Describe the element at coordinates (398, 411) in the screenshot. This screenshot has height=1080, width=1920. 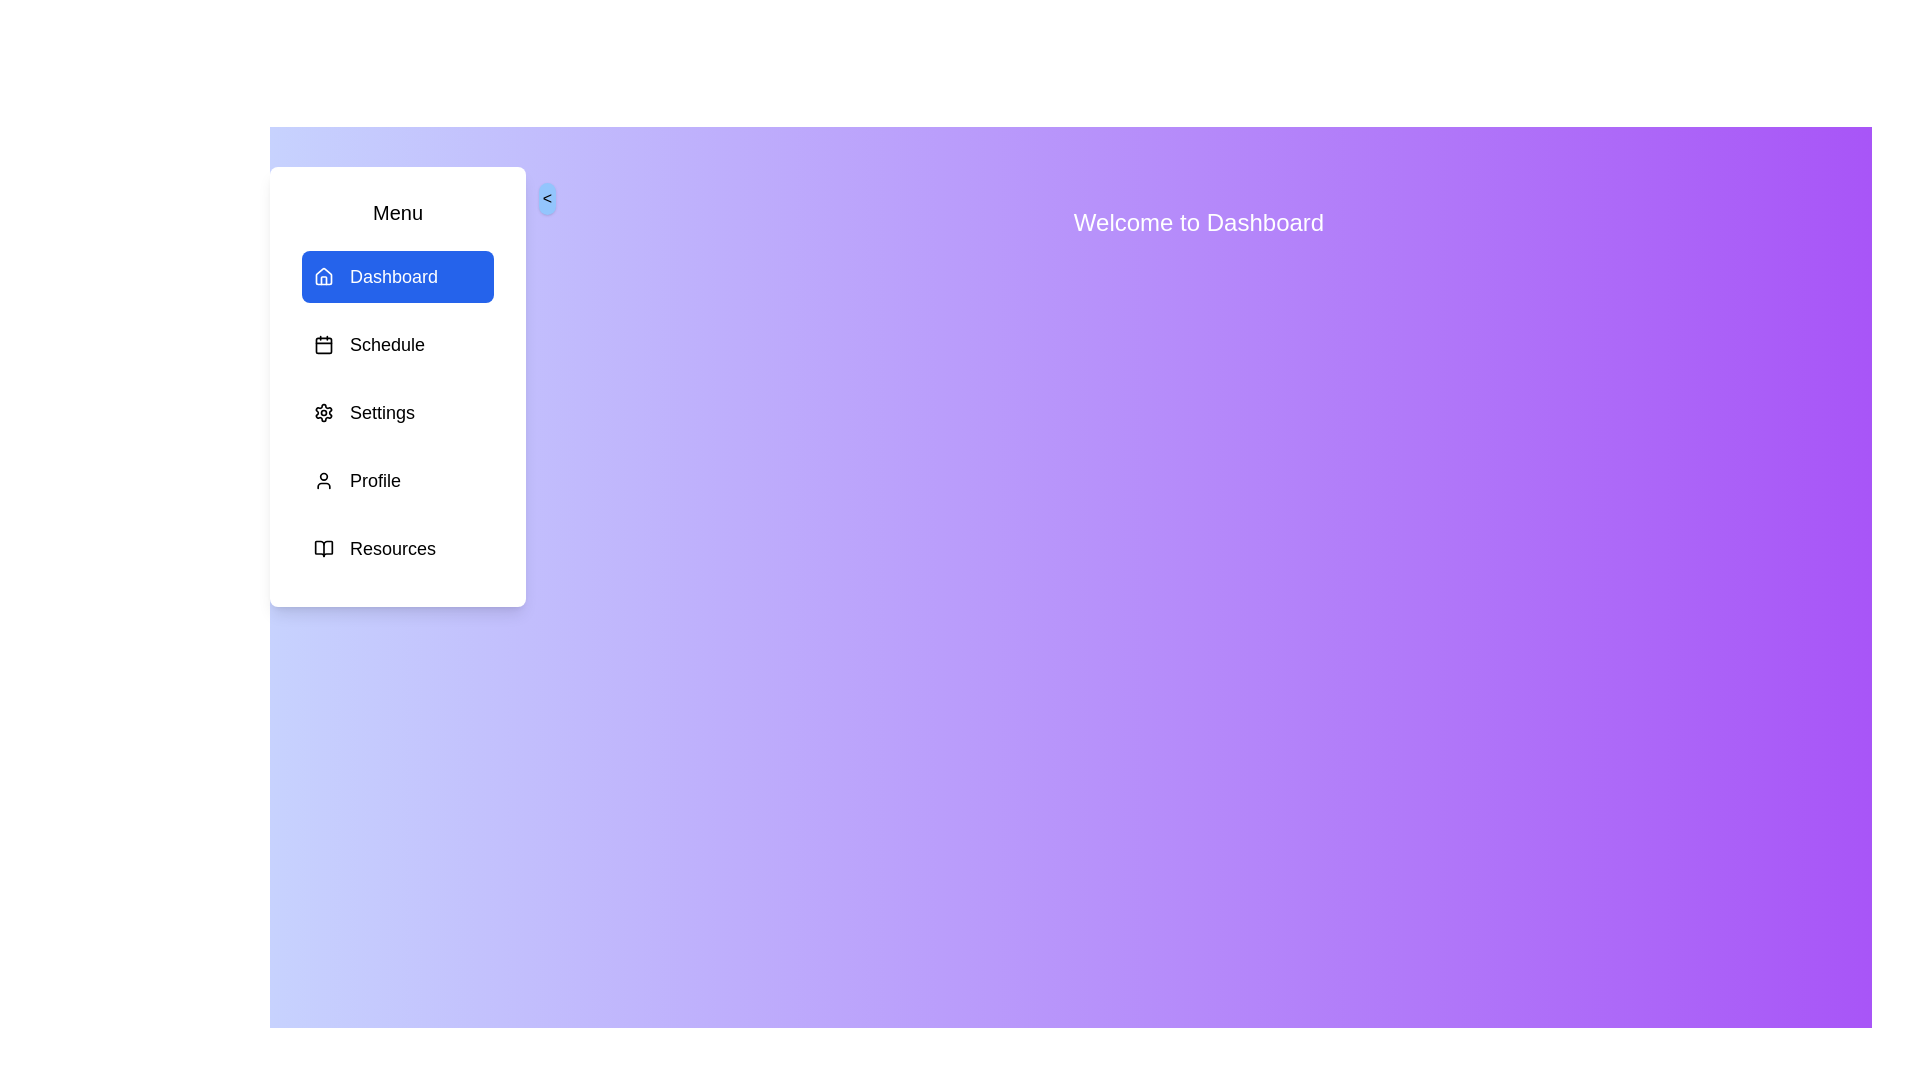
I see `the menu item Settings to observe its hover effect` at that location.